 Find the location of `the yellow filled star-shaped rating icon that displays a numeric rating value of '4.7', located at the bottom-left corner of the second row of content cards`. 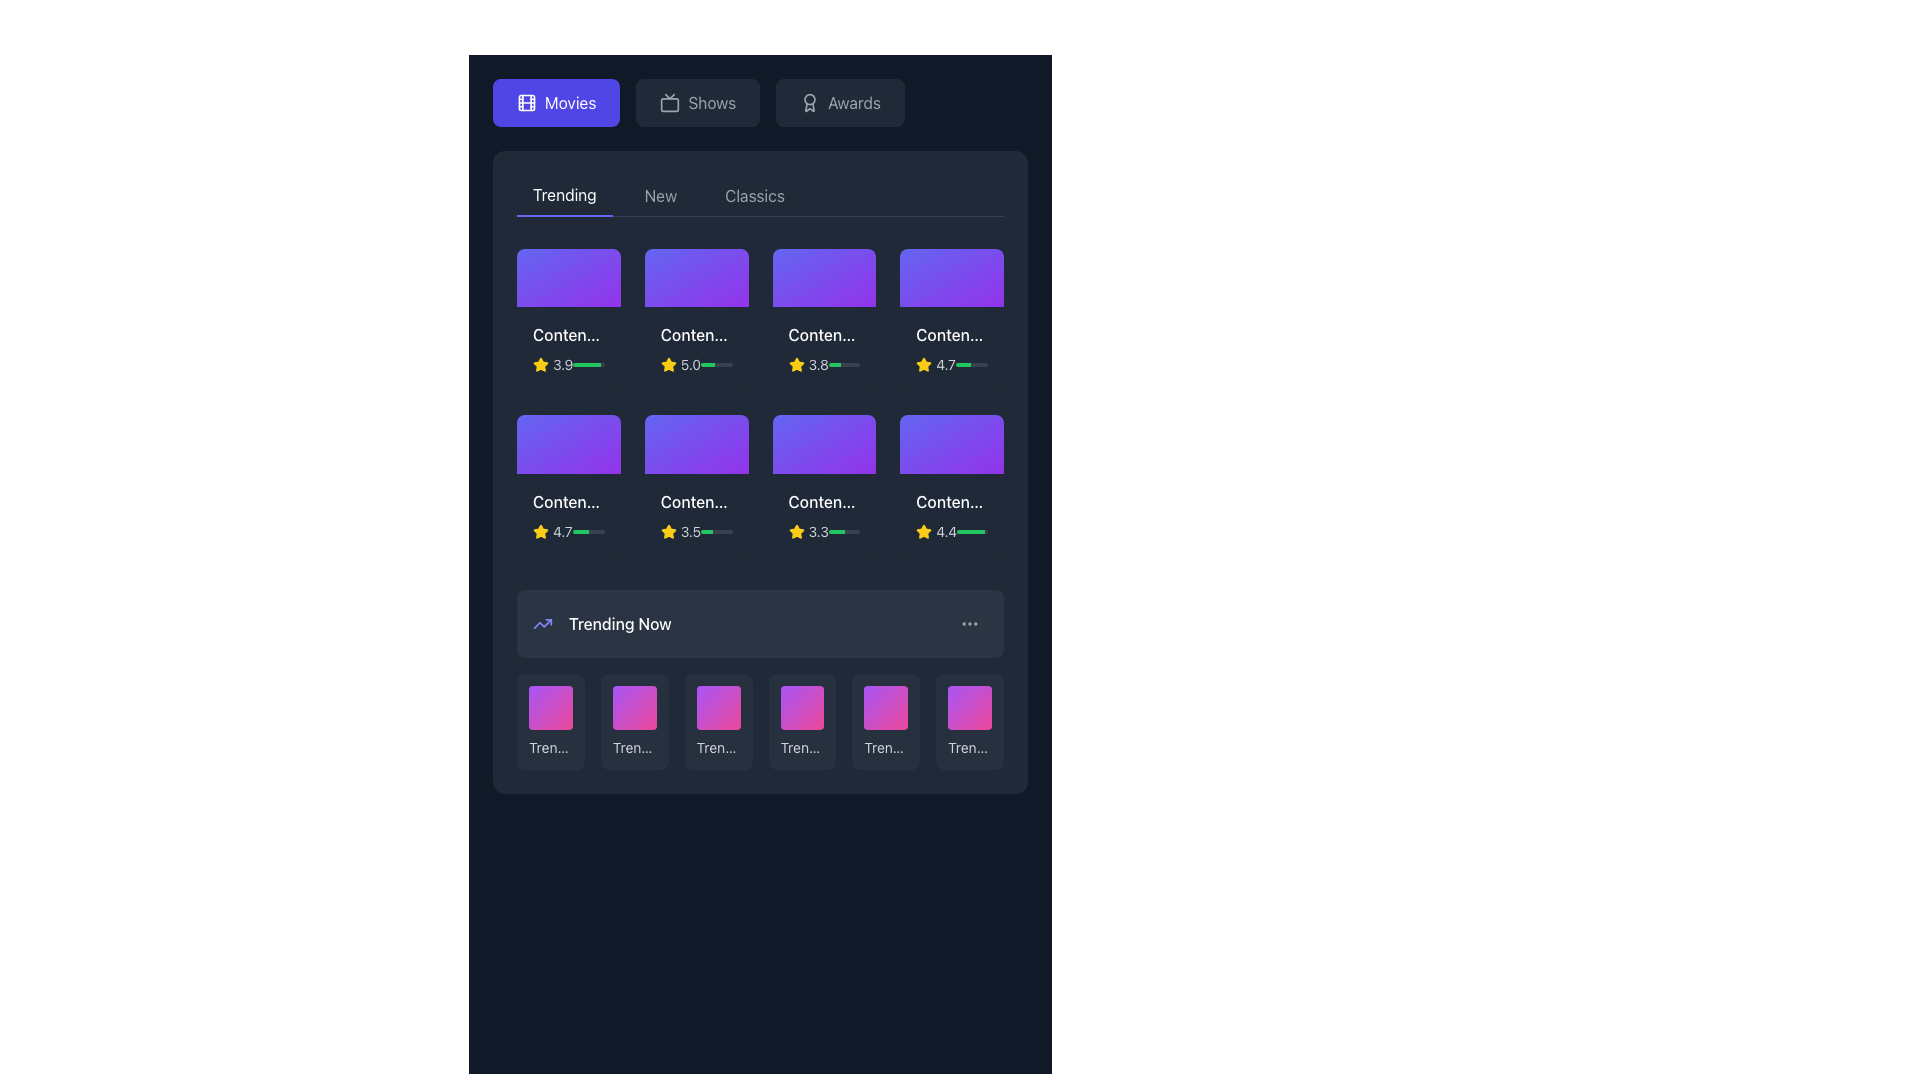

the yellow filled star-shaped rating icon that displays a numeric rating value of '4.7', located at the bottom-left corner of the second row of content cards is located at coordinates (541, 530).